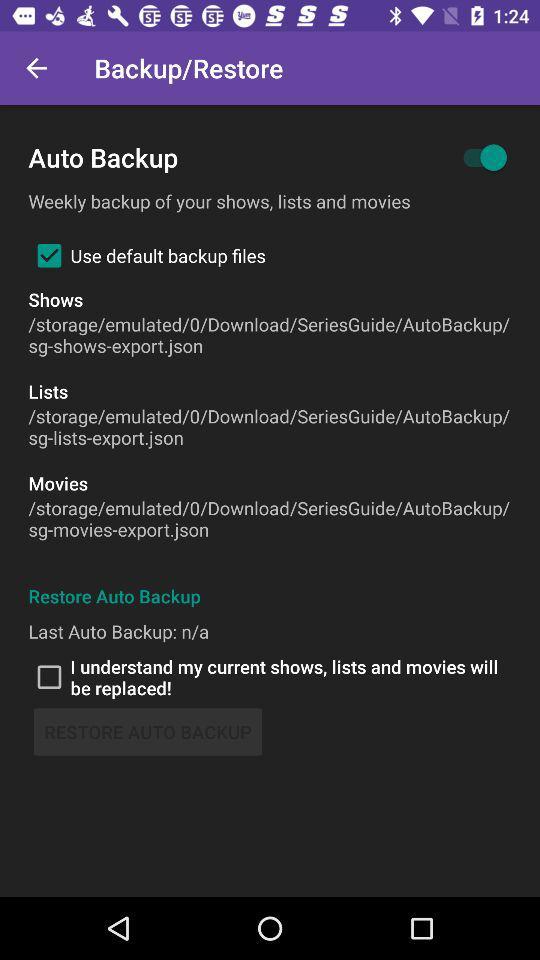 The image size is (540, 960). I want to click on use default backup, so click(146, 254).